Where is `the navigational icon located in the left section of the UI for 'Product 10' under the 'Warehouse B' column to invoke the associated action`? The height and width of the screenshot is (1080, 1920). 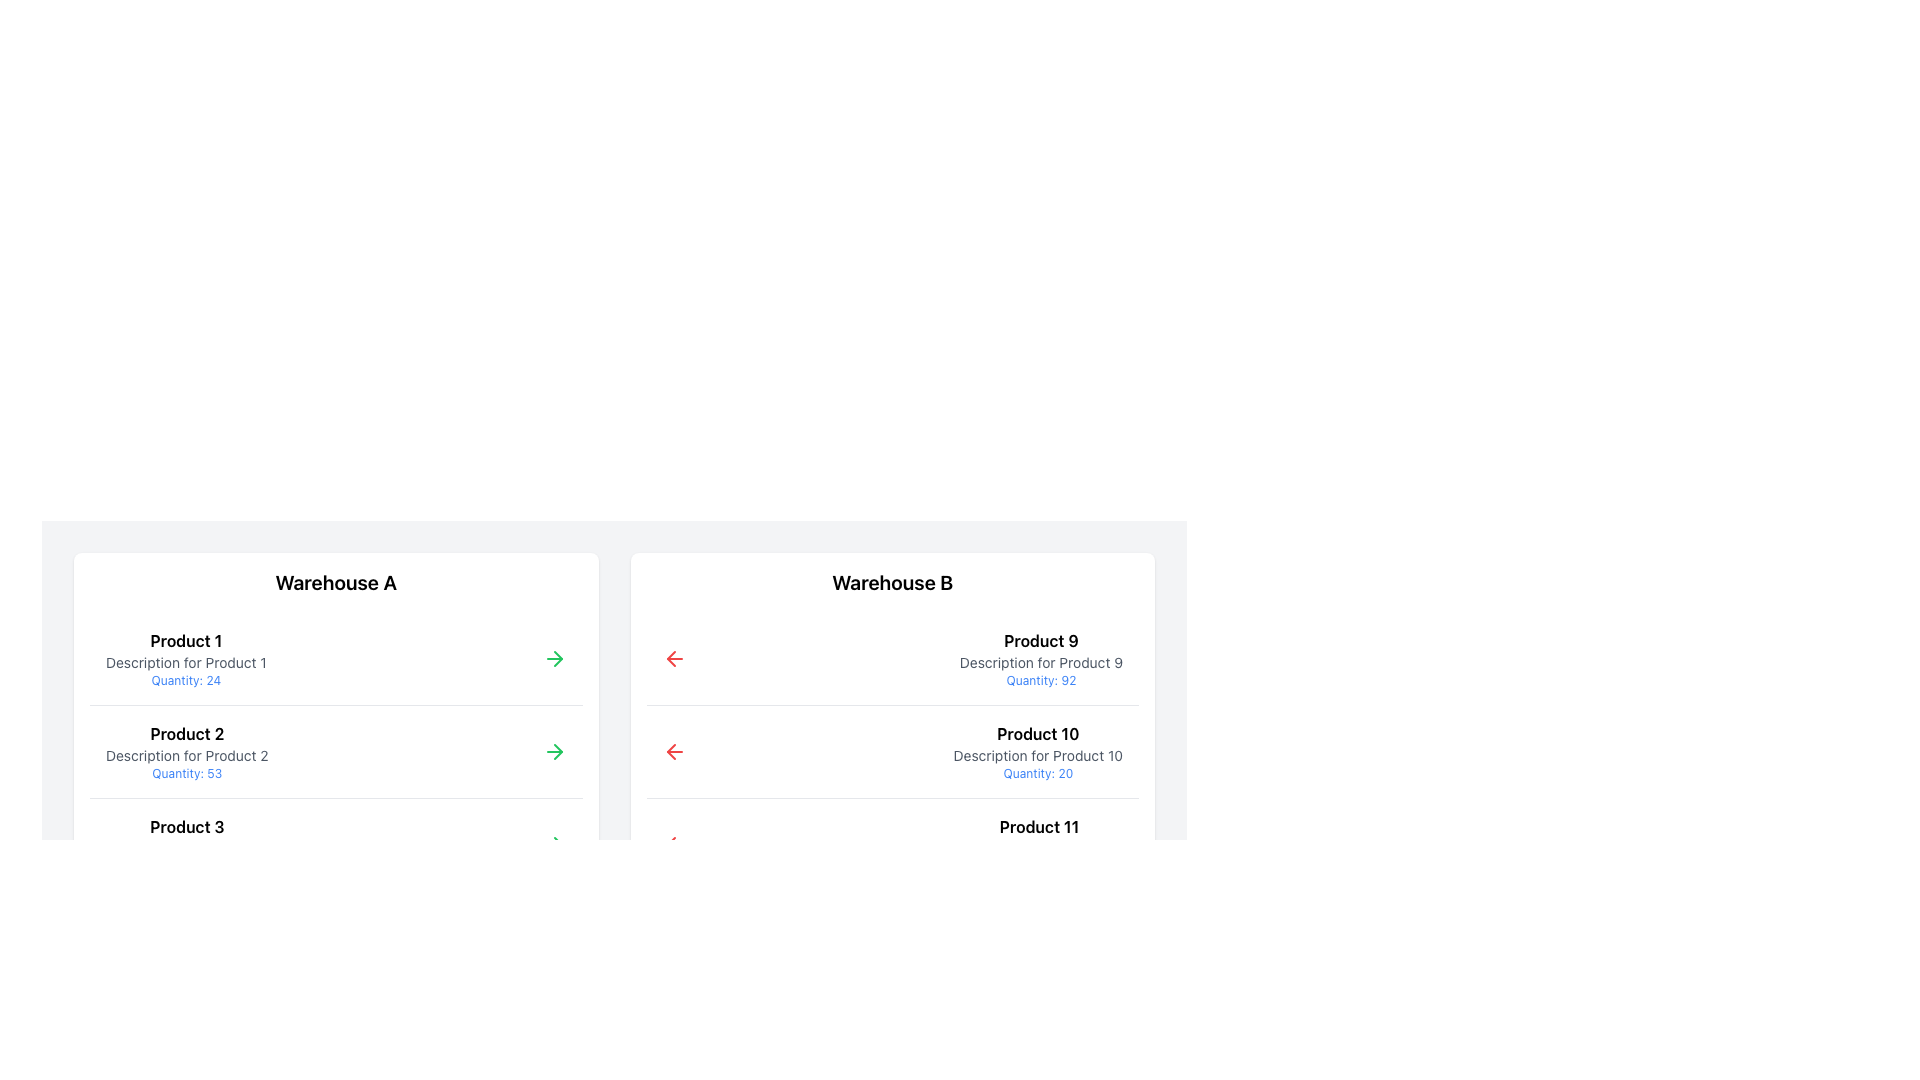 the navigational icon located in the left section of the UI for 'Product 10' under the 'Warehouse B' column to invoke the associated action is located at coordinates (671, 752).